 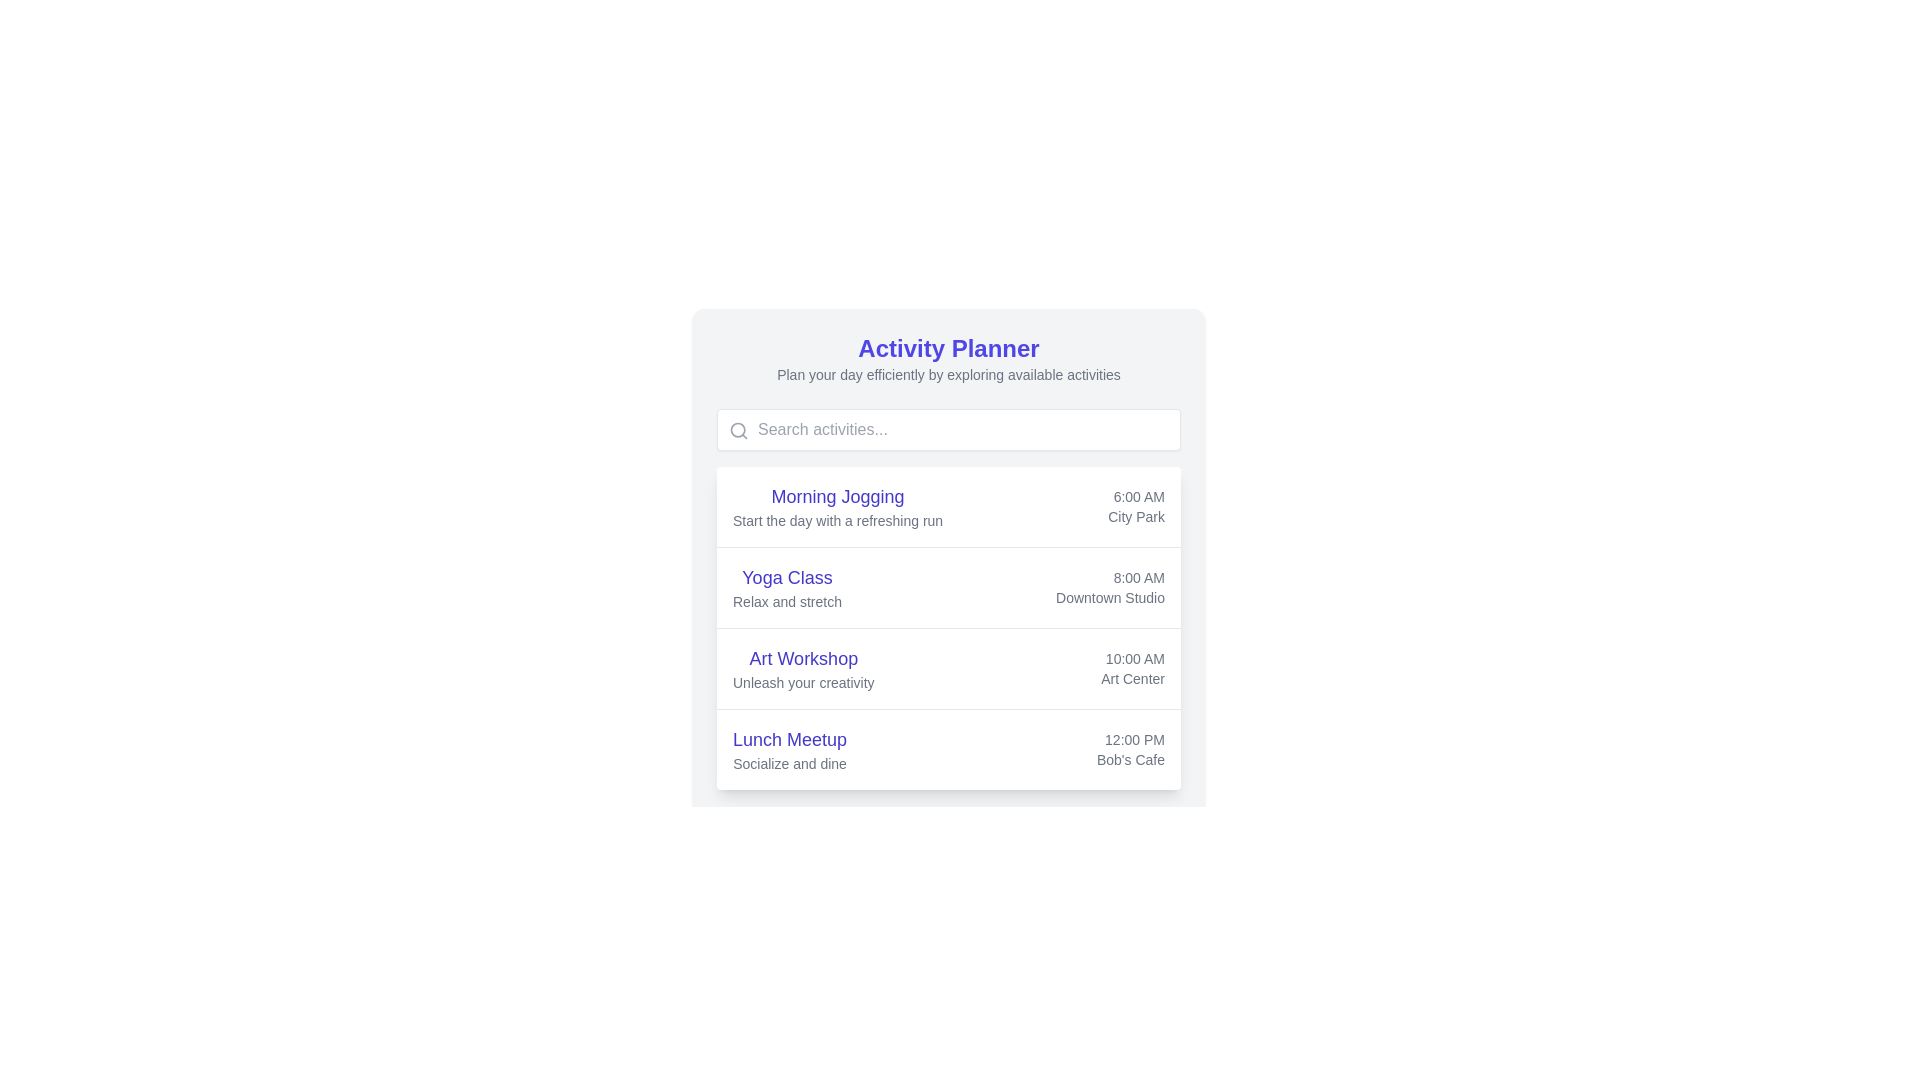 What do you see at coordinates (789, 763) in the screenshot?
I see `the static text that provides additional details related to the 'Lunch Meetup' activity, positioned beneath the title in the 'Activity Planner' layout` at bounding box center [789, 763].